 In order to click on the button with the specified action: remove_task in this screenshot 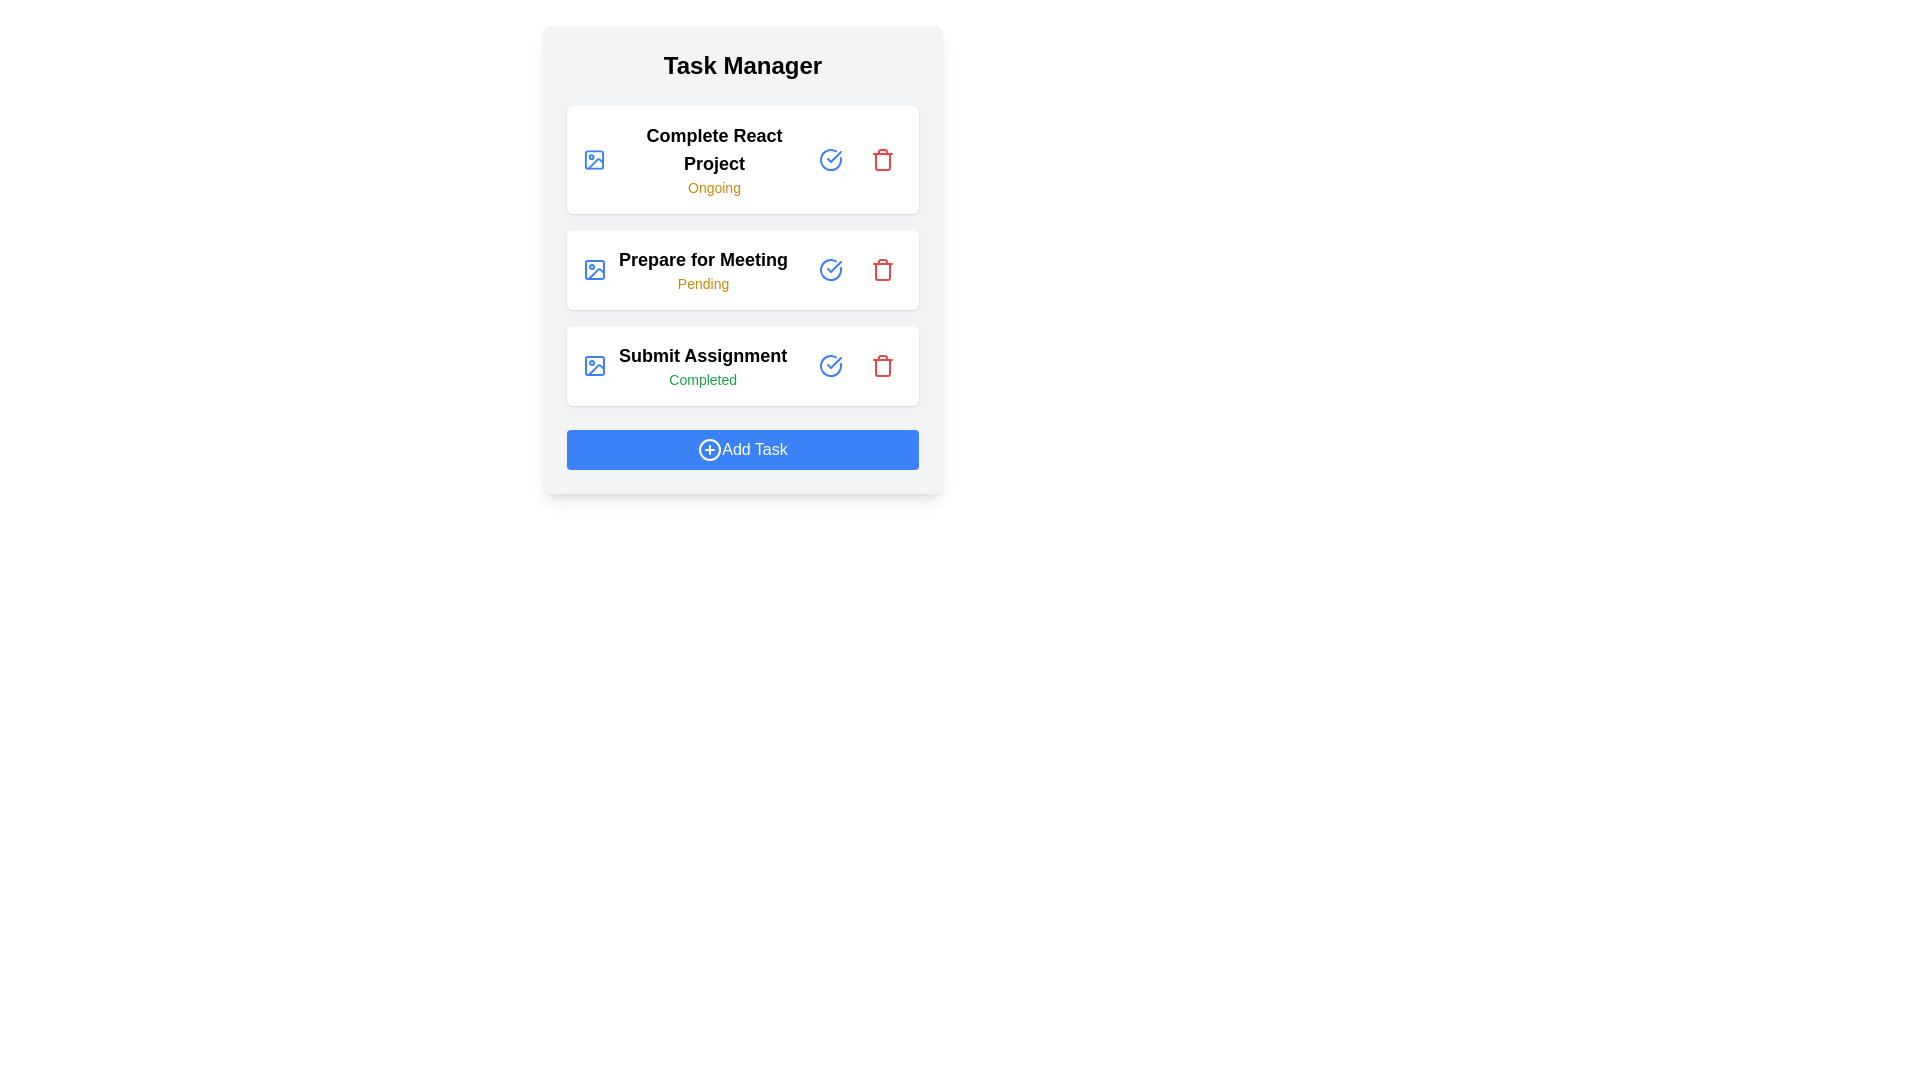, I will do `click(882, 158)`.